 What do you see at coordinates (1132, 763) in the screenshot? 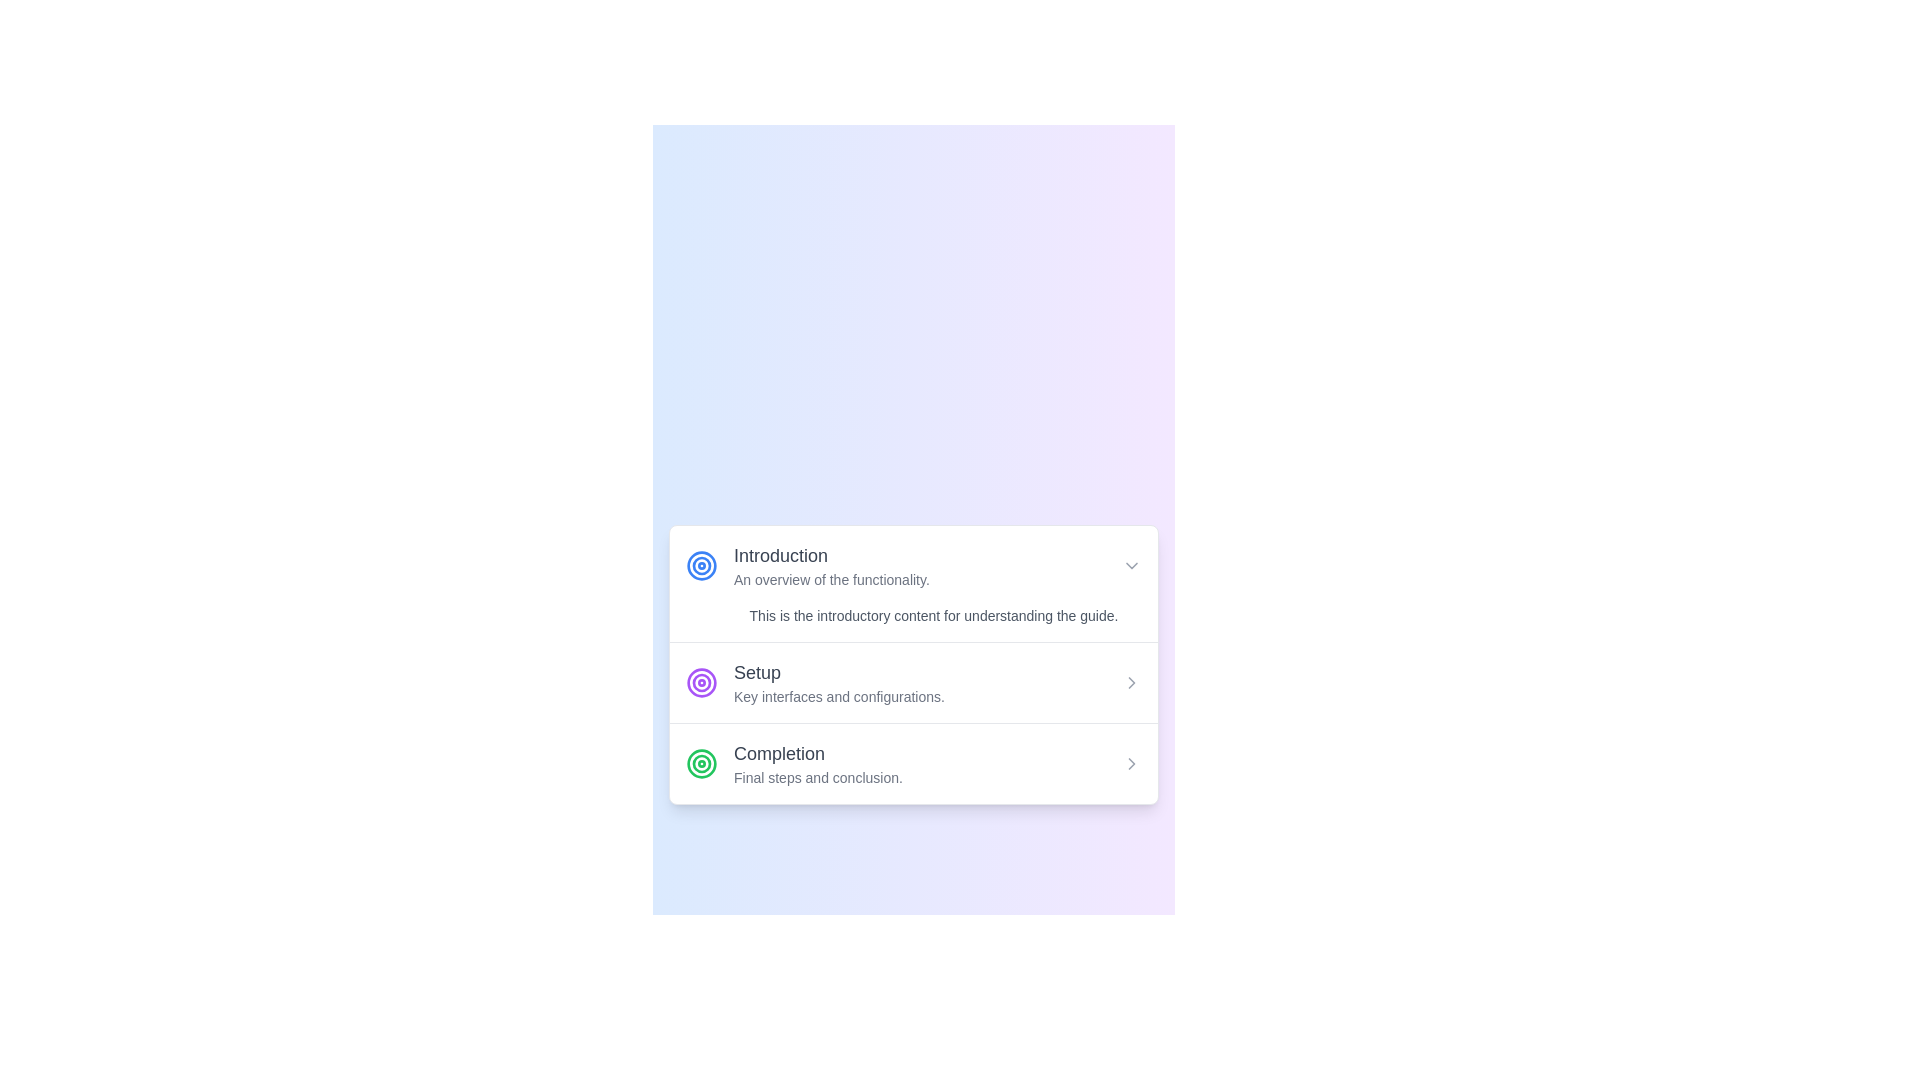
I see `the right-pointing arrow icon indicating navigability for the 'Setup' section, for accessibility purposes` at bounding box center [1132, 763].